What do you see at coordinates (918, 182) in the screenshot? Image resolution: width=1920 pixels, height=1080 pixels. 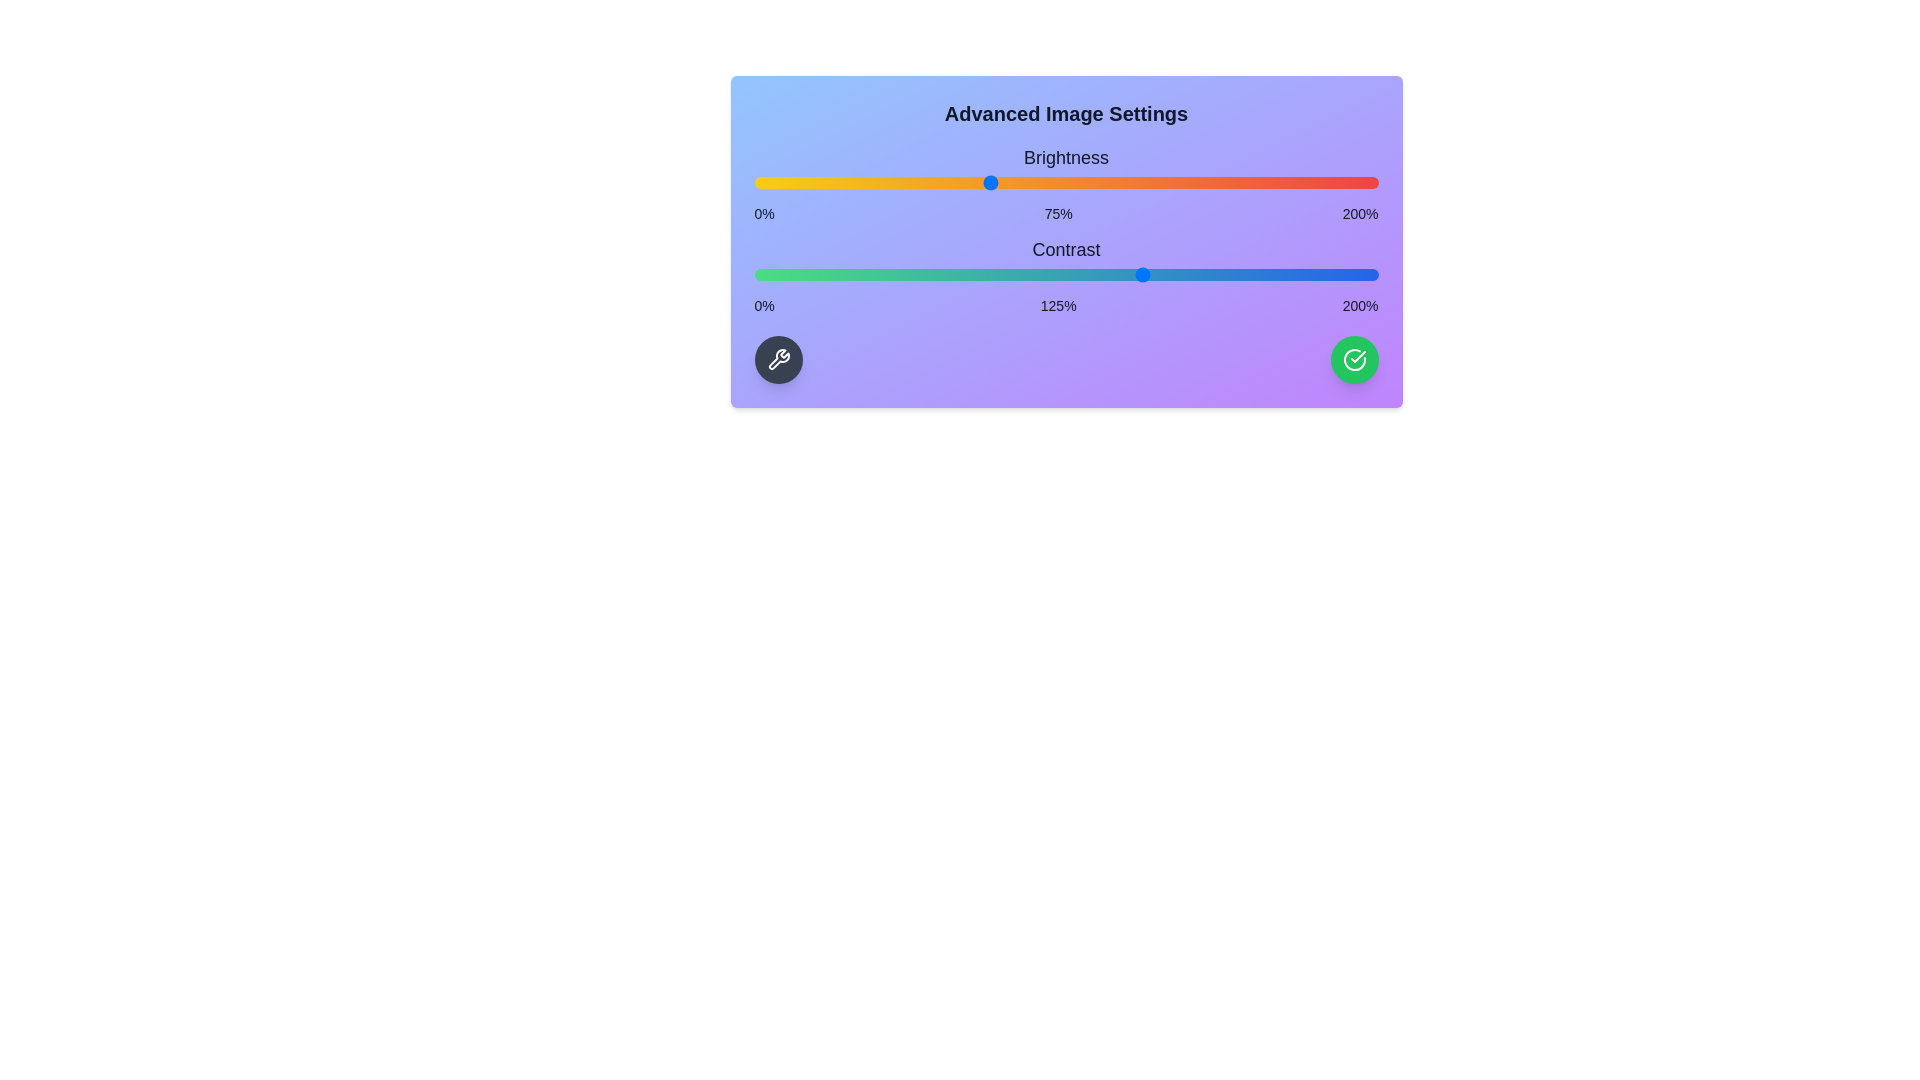 I see `the brightness slider to 53%` at bounding box center [918, 182].